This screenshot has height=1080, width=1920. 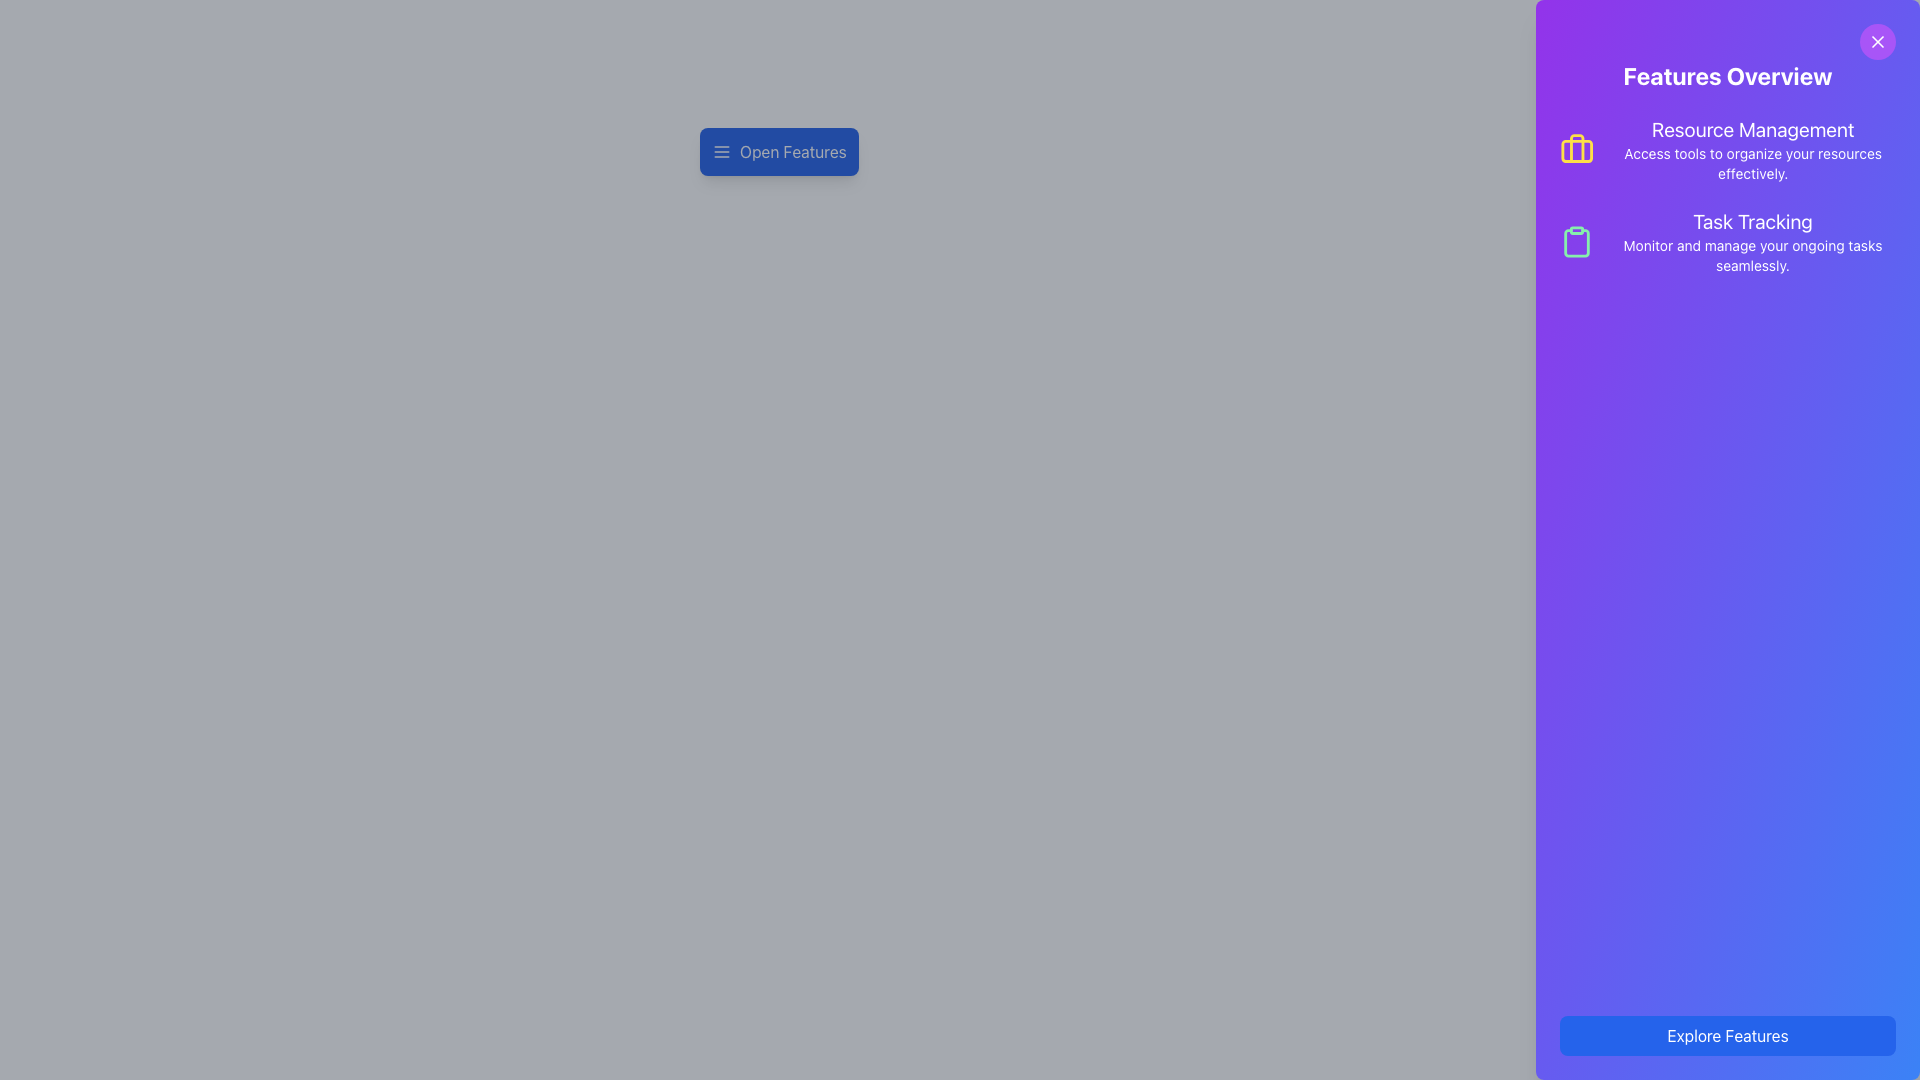 I want to click on title text 'Features Overview' displayed in large, bold font at the top of the right sidebar, which has a gradient background transitioning from purple to blue, so click(x=1727, y=75).